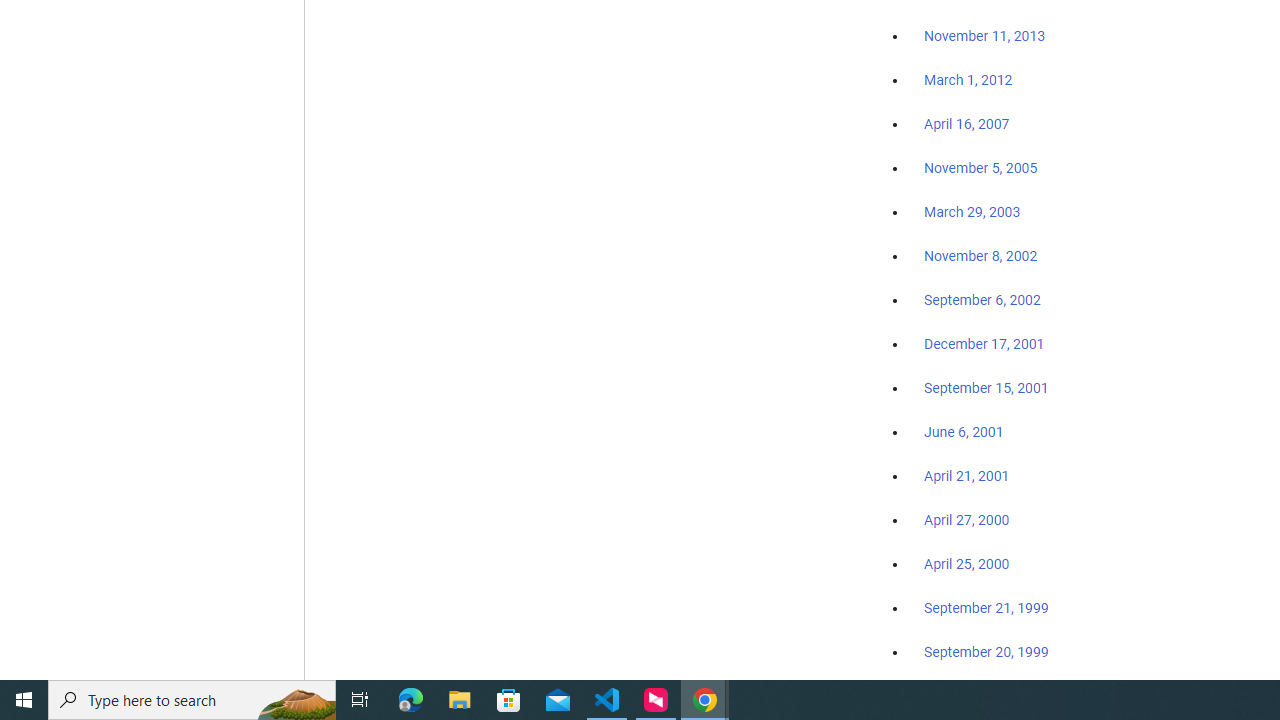 Image resolution: width=1280 pixels, height=720 pixels. Describe the element at coordinates (967, 476) in the screenshot. I see `'April 21, 2001'` at that location.